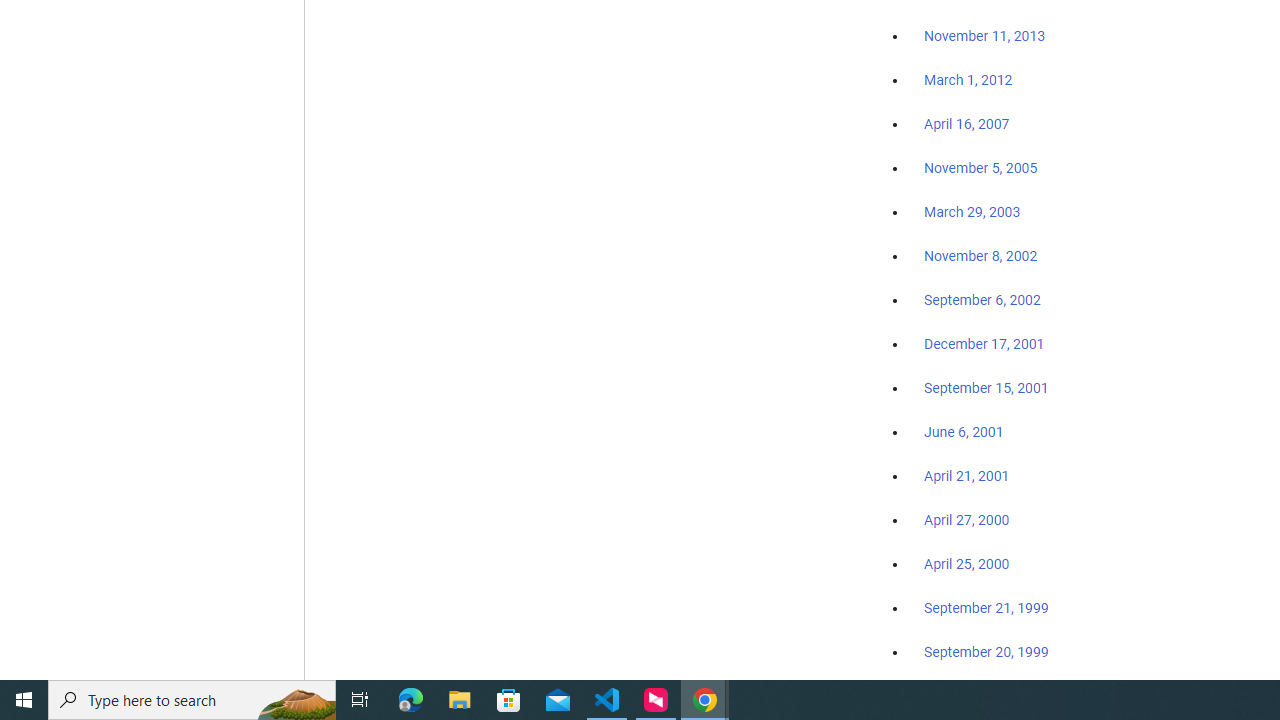 Image resolution: width=1280 pixels, height=720 pixels. Describe the element at coordinates (967, 476) in the screenshot. I see `'April 21, 2001'` at that location.